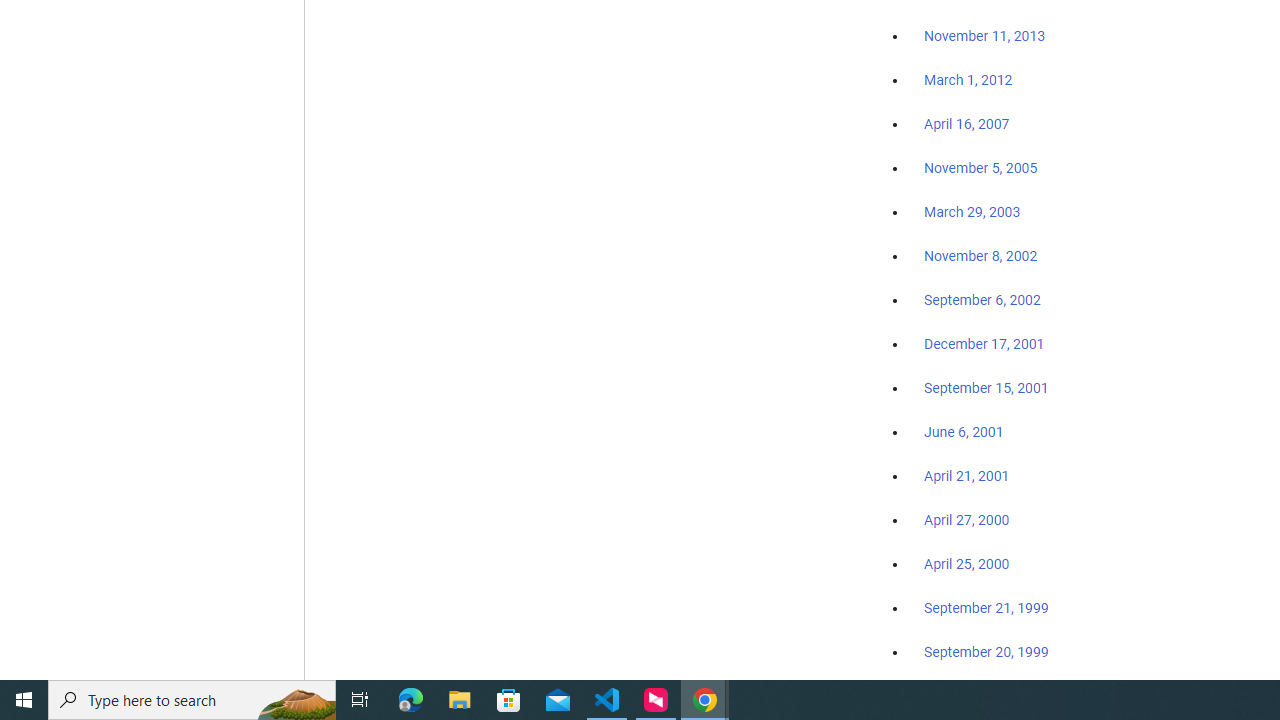 Image resolution: width=1280 pixels, height=720 pixels. Describe the element at coordinates (967, 476) in the screenshot. I see `'April 21, 2001'` at that location.